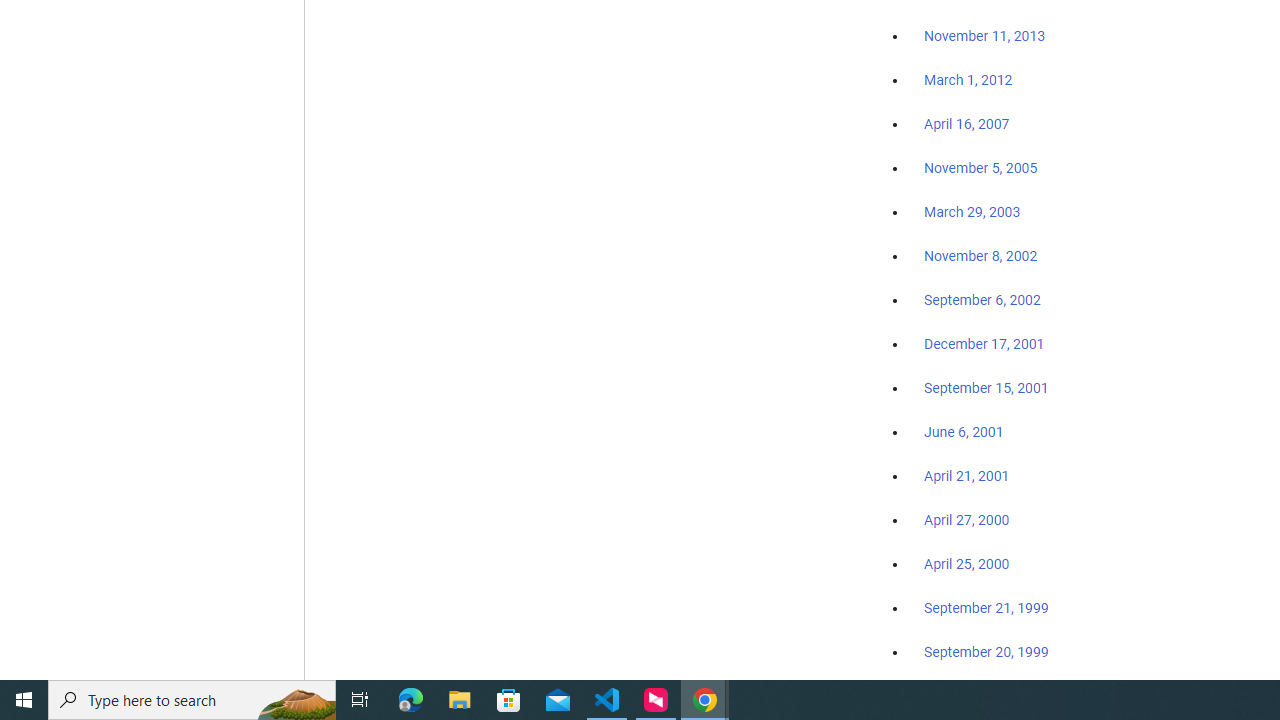 Image resolution: width=1280 pixels, height=720 pixels. Describe the element at coordinates (967, 476) in the screenshot. I see `'April 21, 2001'` at that location.